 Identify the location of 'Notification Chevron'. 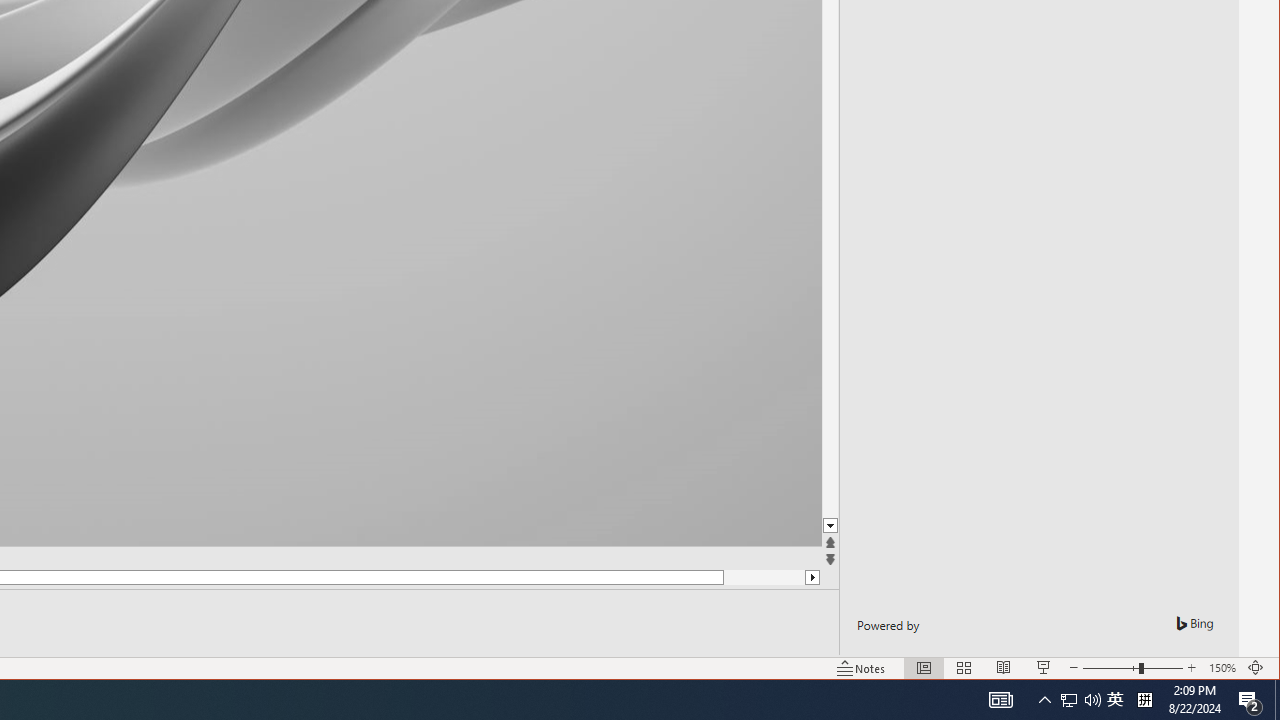
(1044, 698).